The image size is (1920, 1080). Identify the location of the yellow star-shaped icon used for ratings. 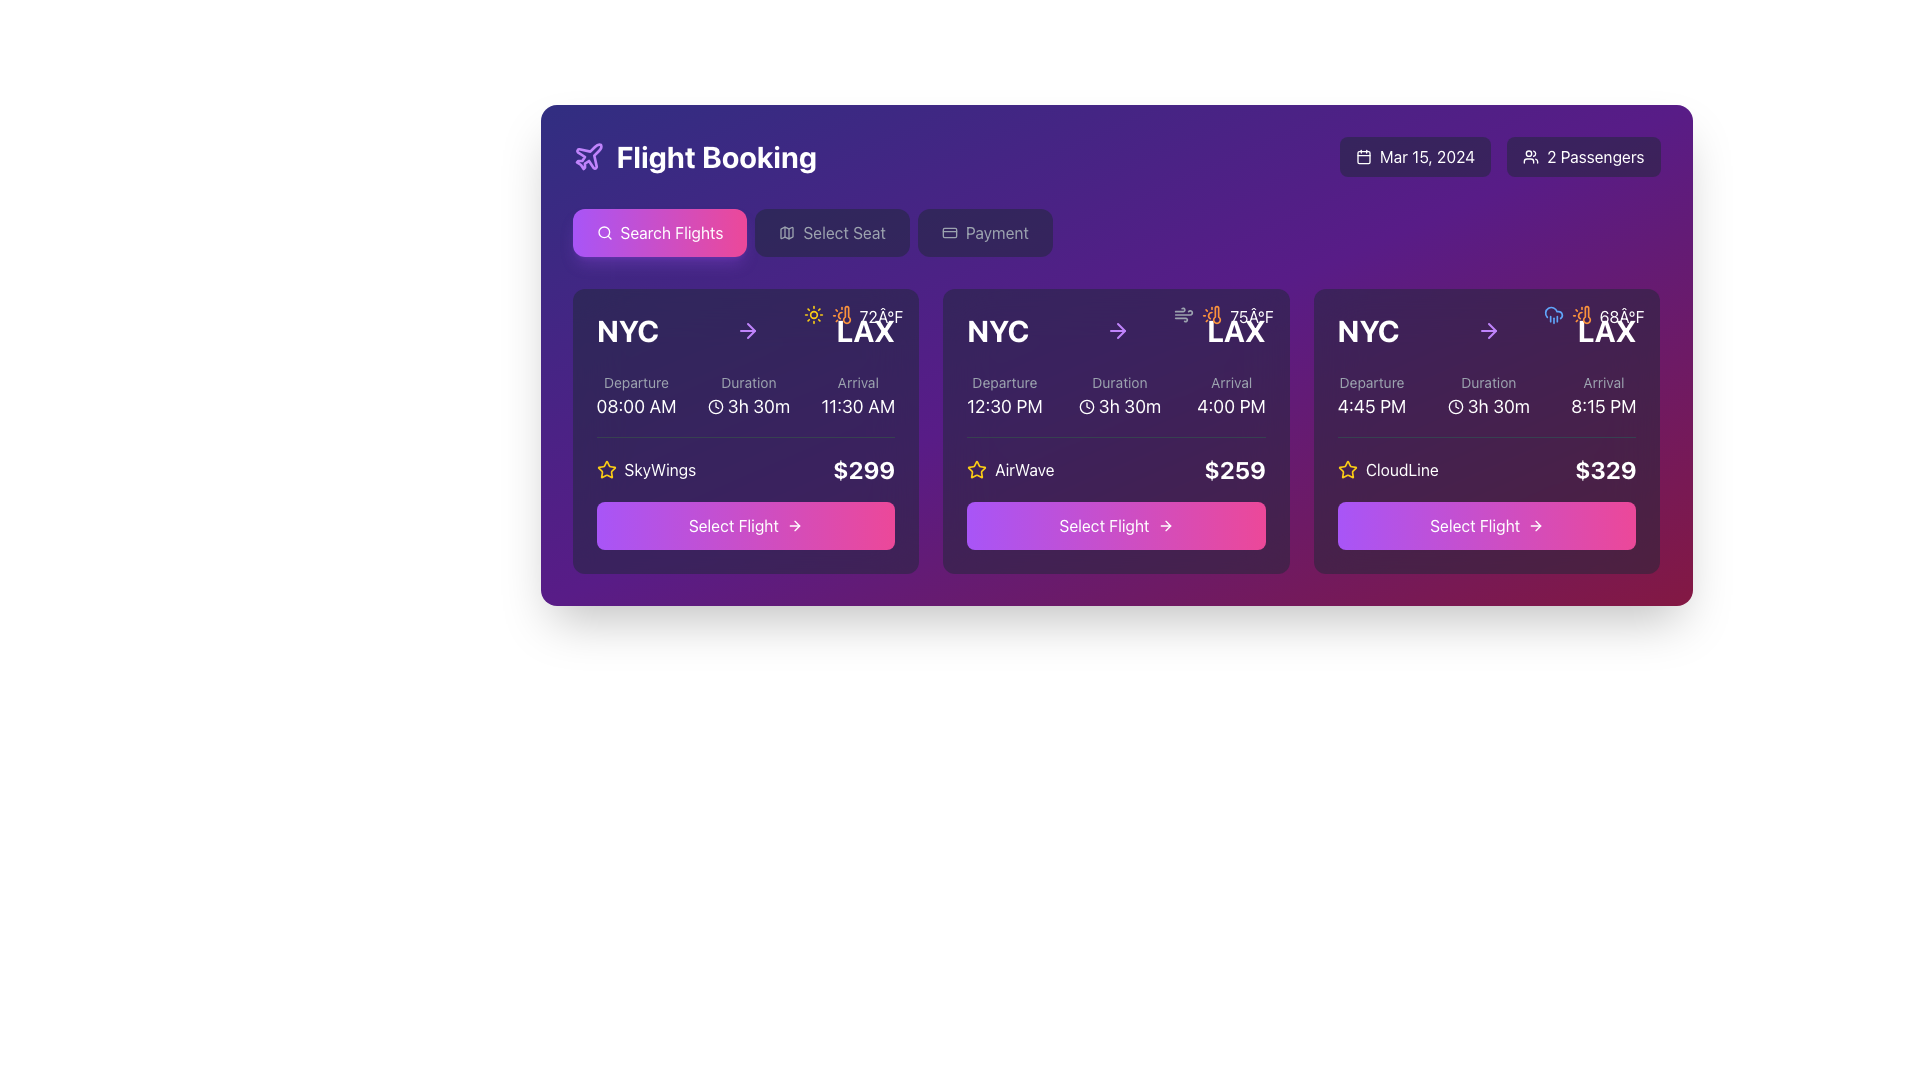
(605, 469).